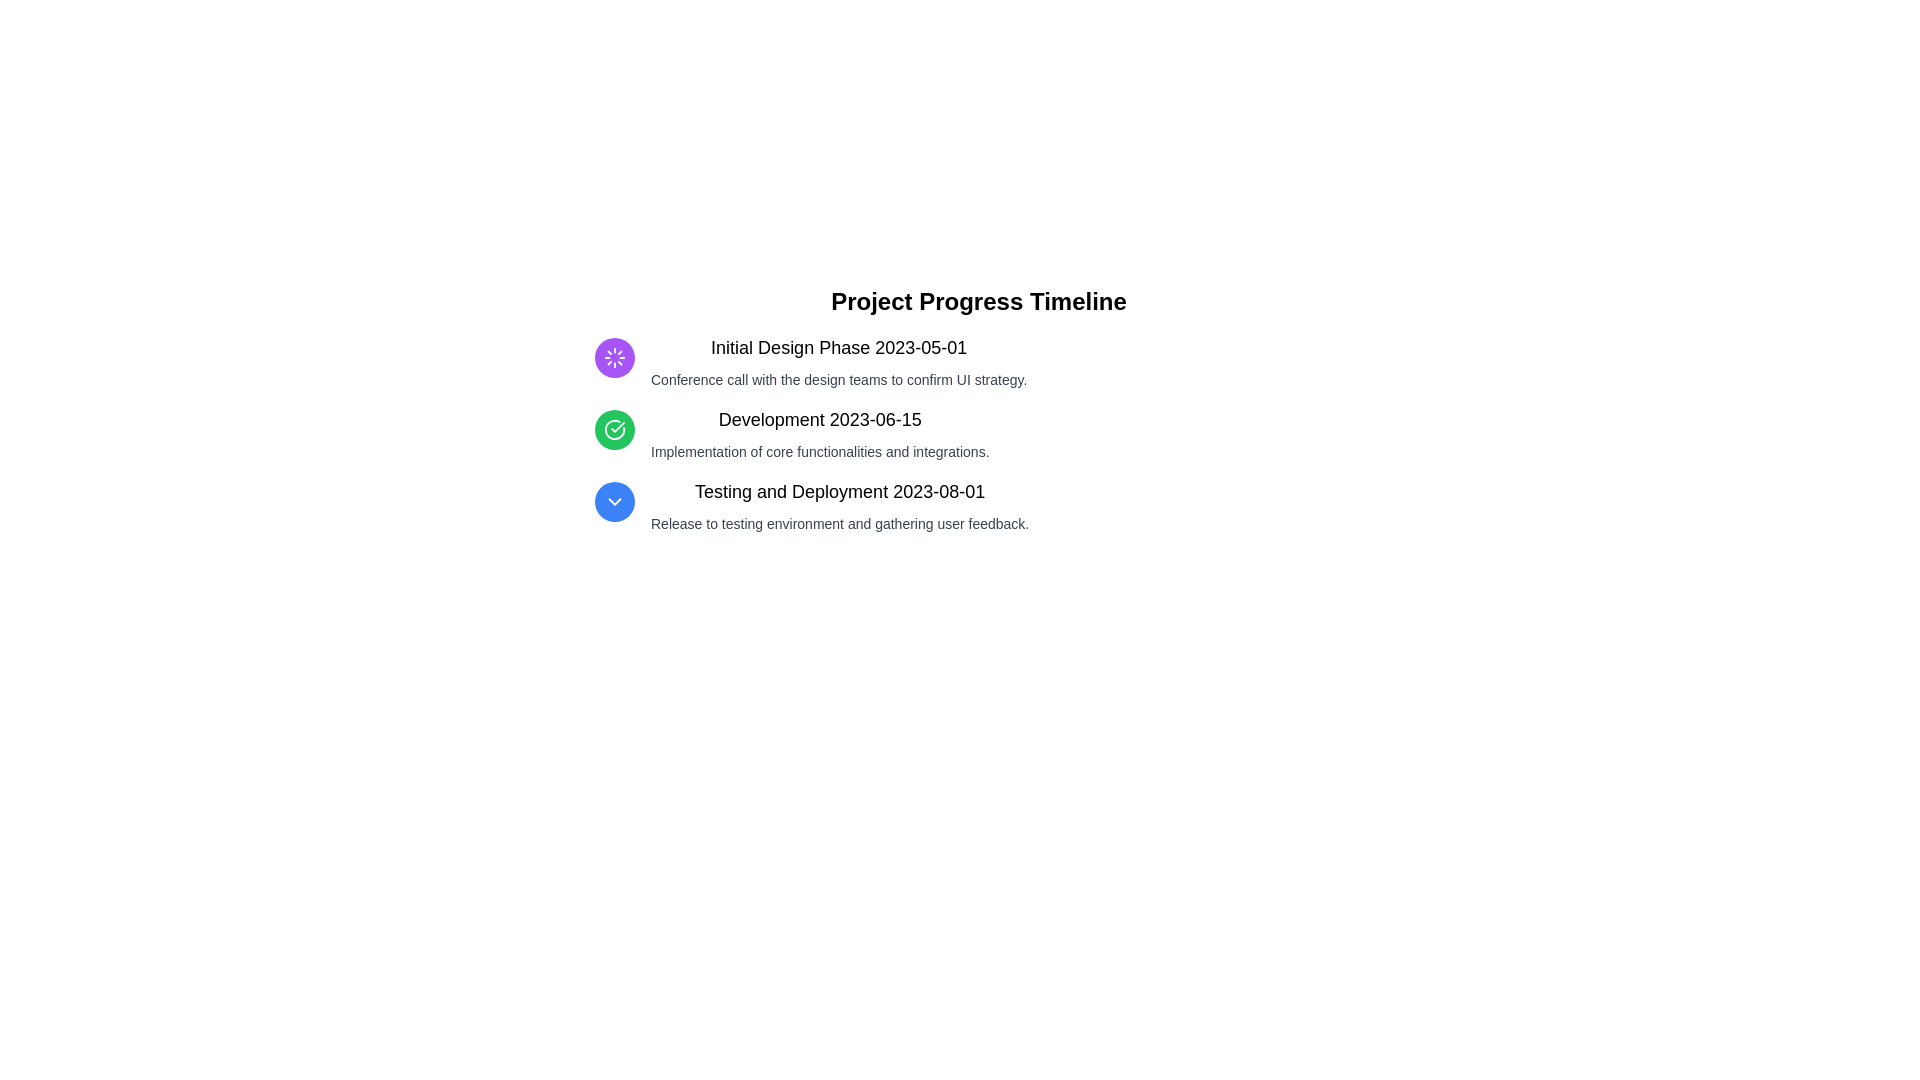  I want to click on the Icon Button located at the bottom of the stack of circular status indicators next to the 'Testing and Deployment 2023-08-01' text, so click(613, 500).